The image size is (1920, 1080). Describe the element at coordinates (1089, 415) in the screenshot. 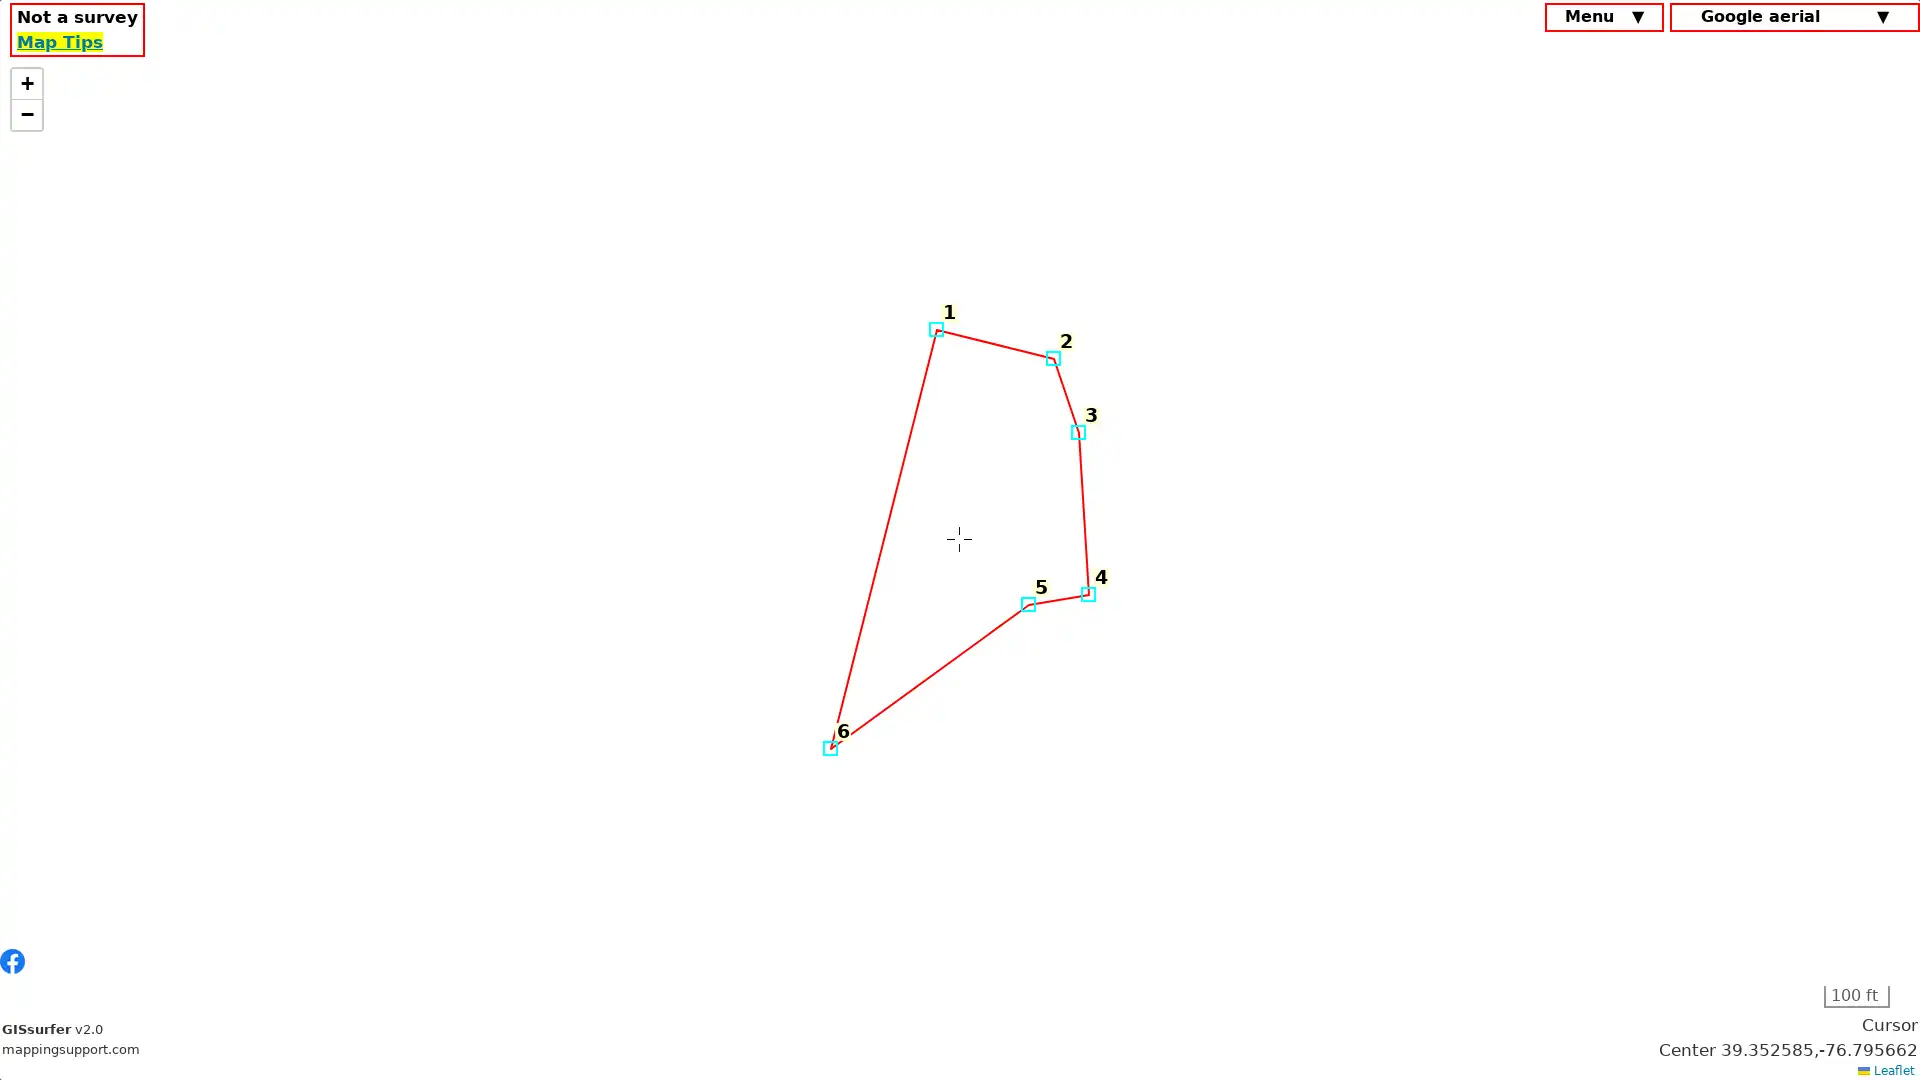

I see `3` at that location.